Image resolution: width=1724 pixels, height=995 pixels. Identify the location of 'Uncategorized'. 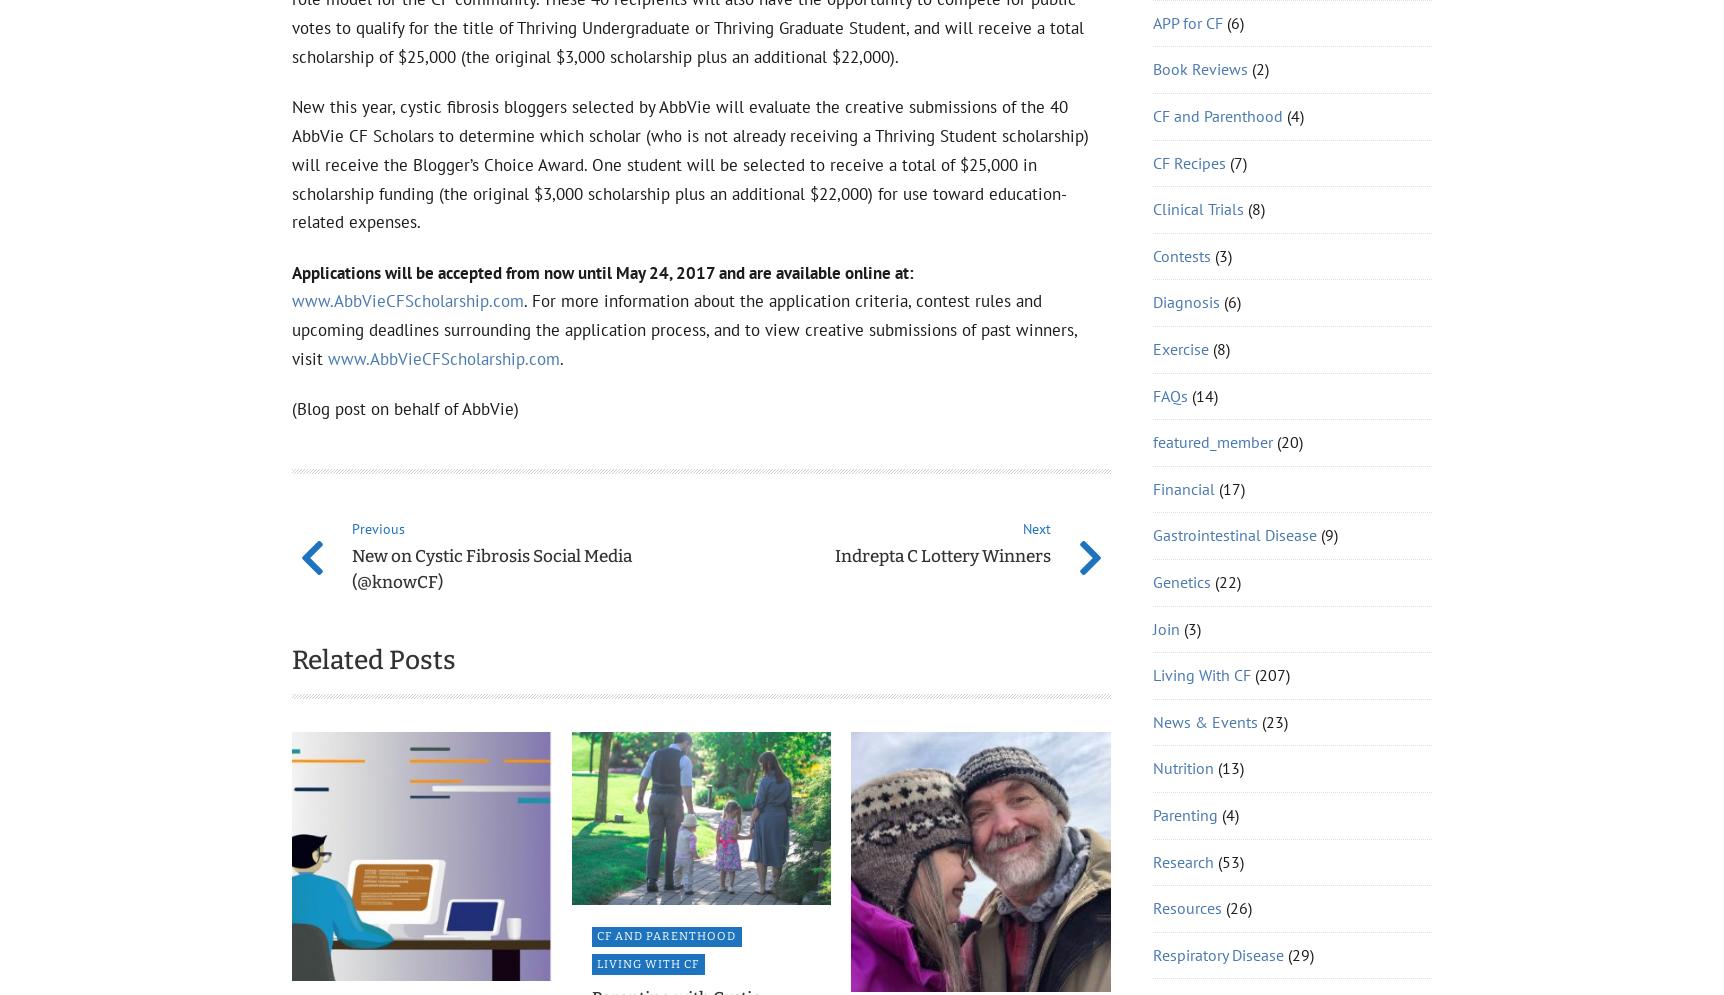
(1201, 418).